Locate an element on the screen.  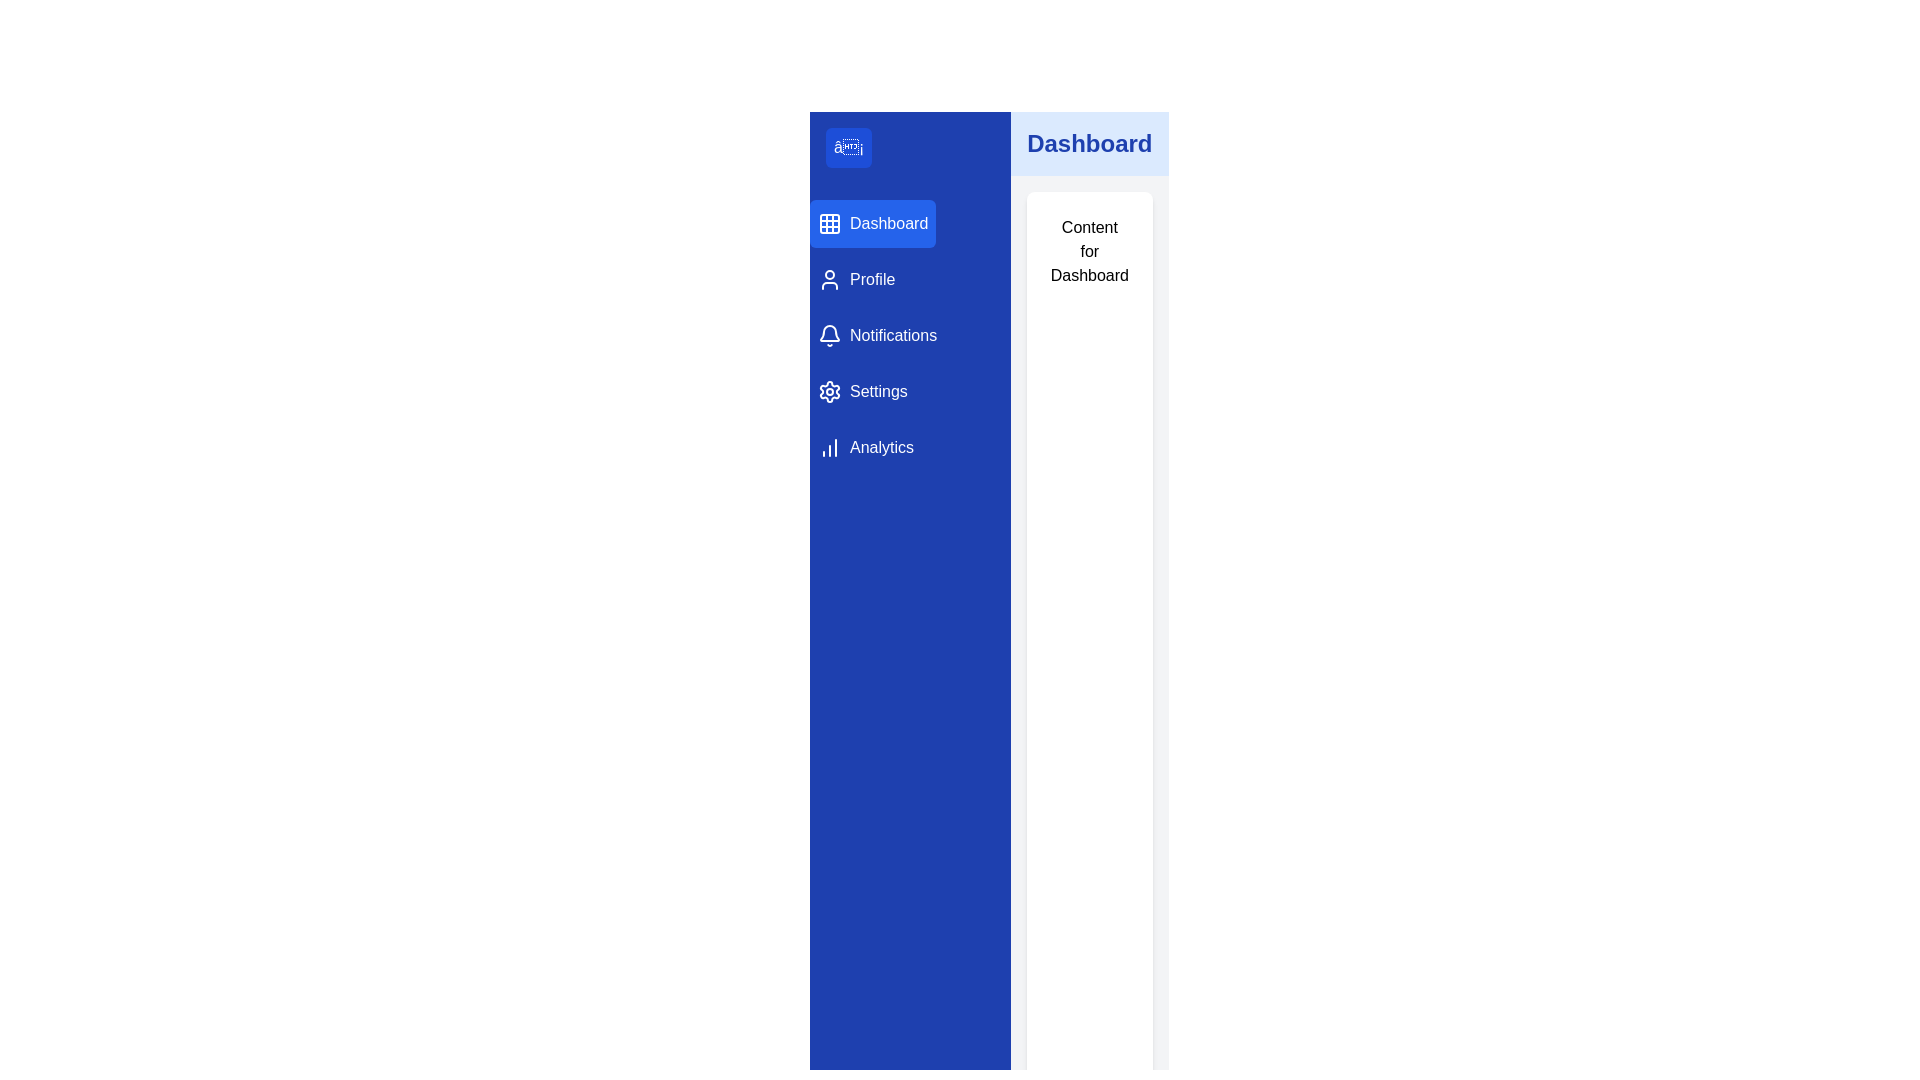
the 'Dashboard' heading label displayed in bold large blue font at the top right section of the interface is located at coordinates (1088, 142).